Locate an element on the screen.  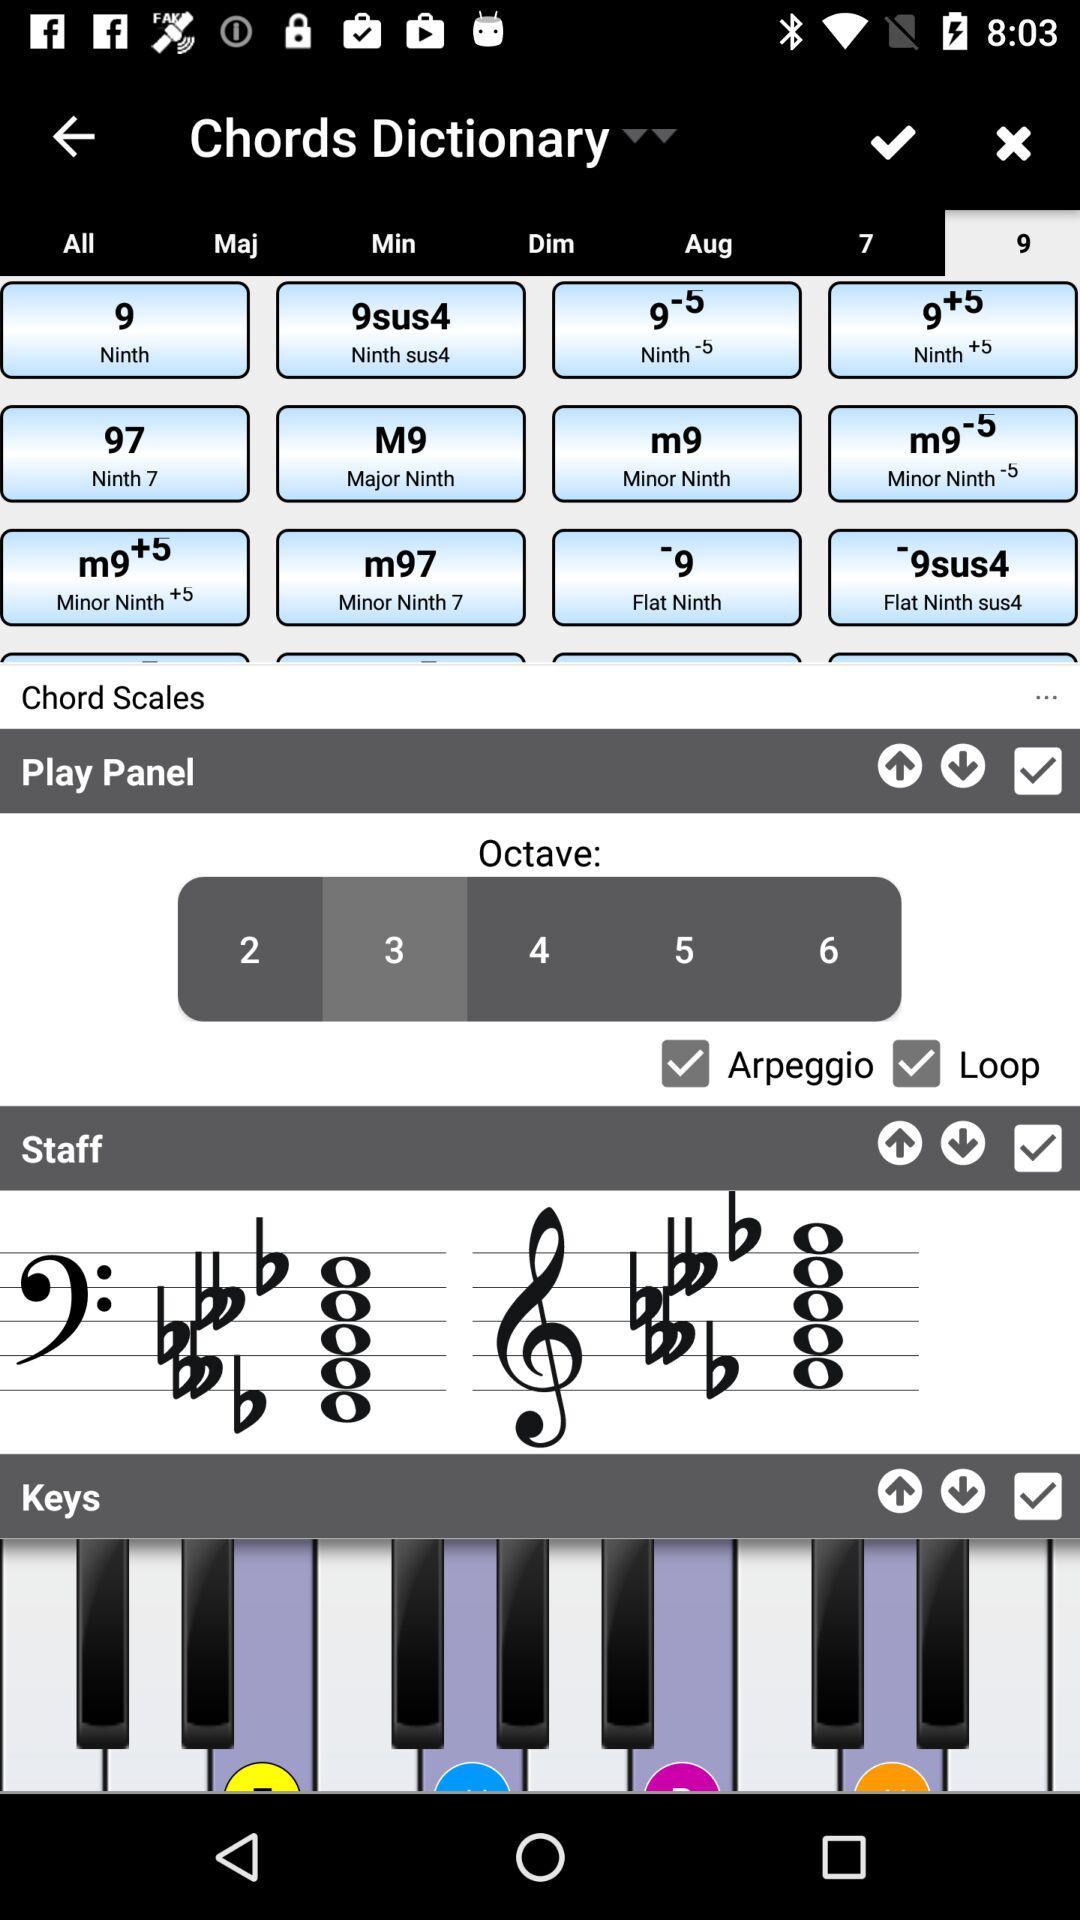
configurations is located at coordinates (1036, 770).